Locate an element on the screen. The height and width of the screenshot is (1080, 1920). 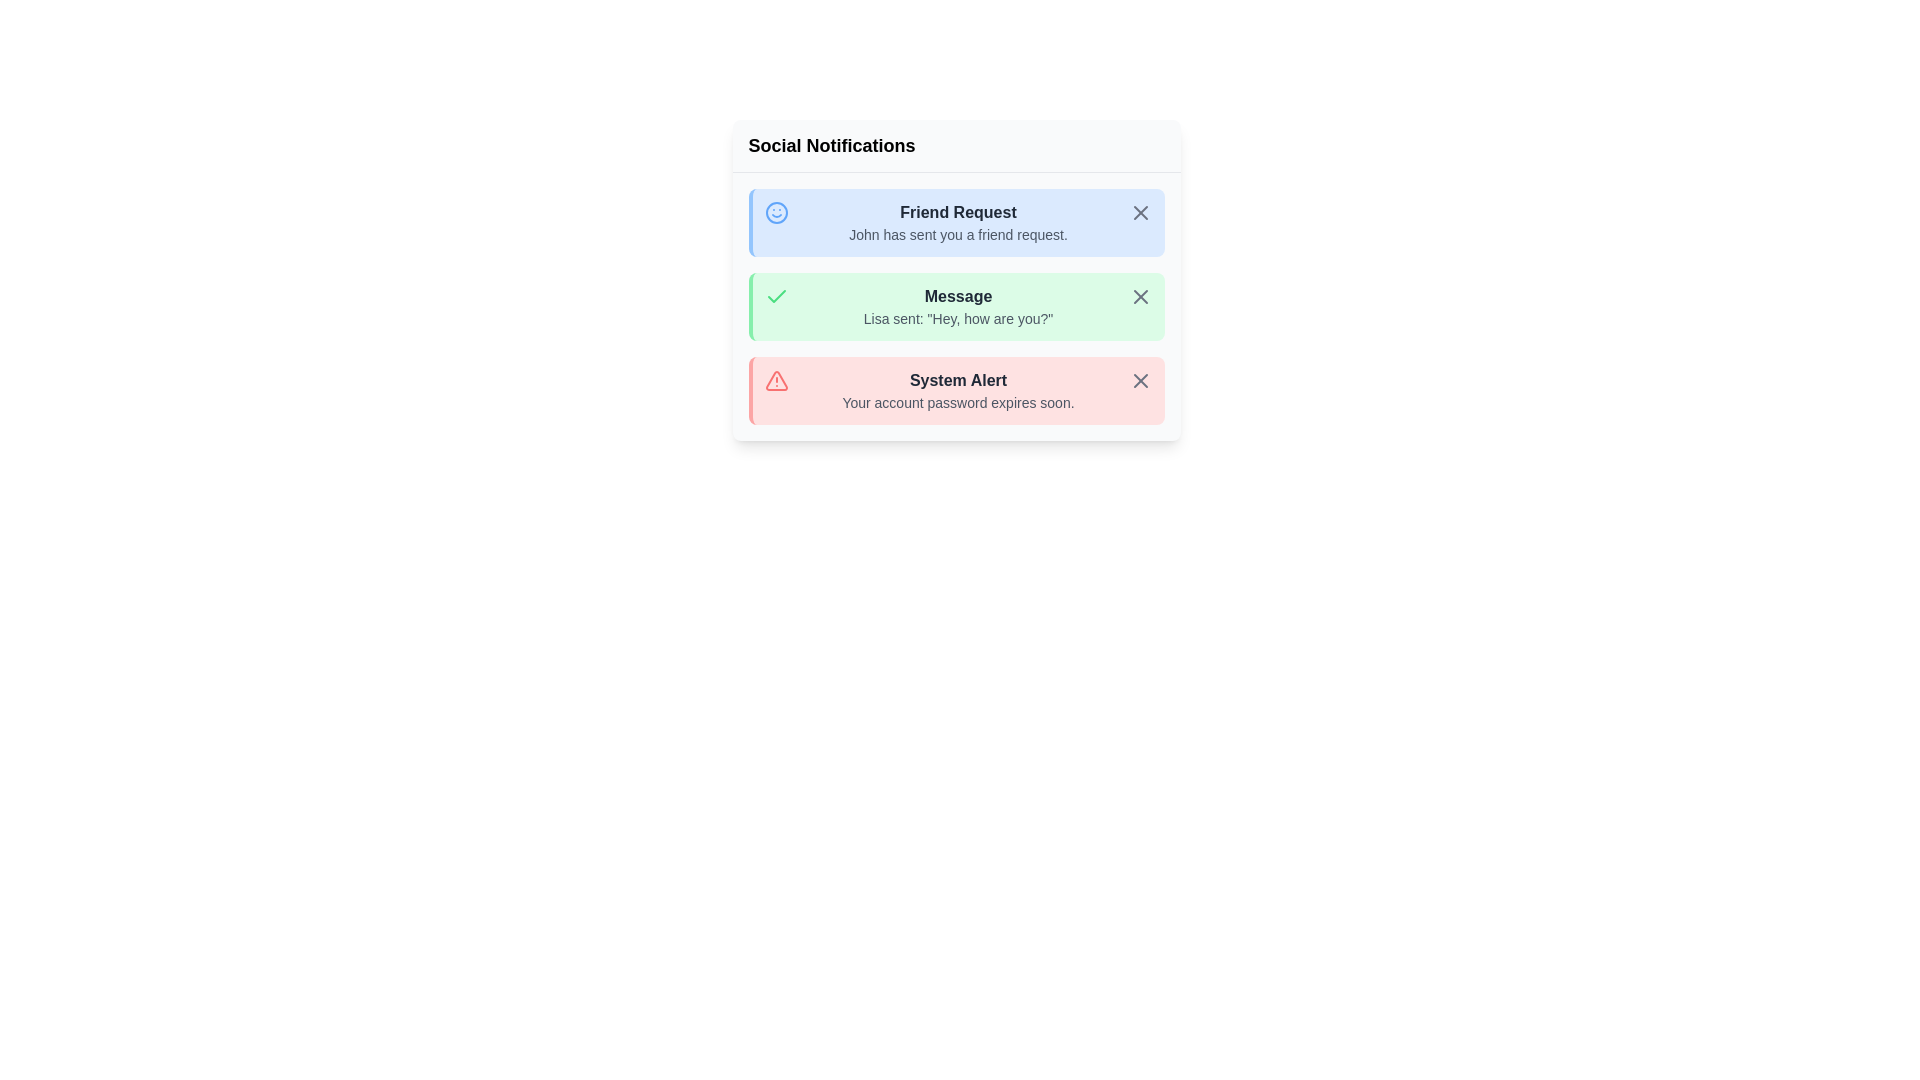
the Text label that serves as a title for the notification, located at the top of a notification card with a light green background is located at coordinates (957, 297).